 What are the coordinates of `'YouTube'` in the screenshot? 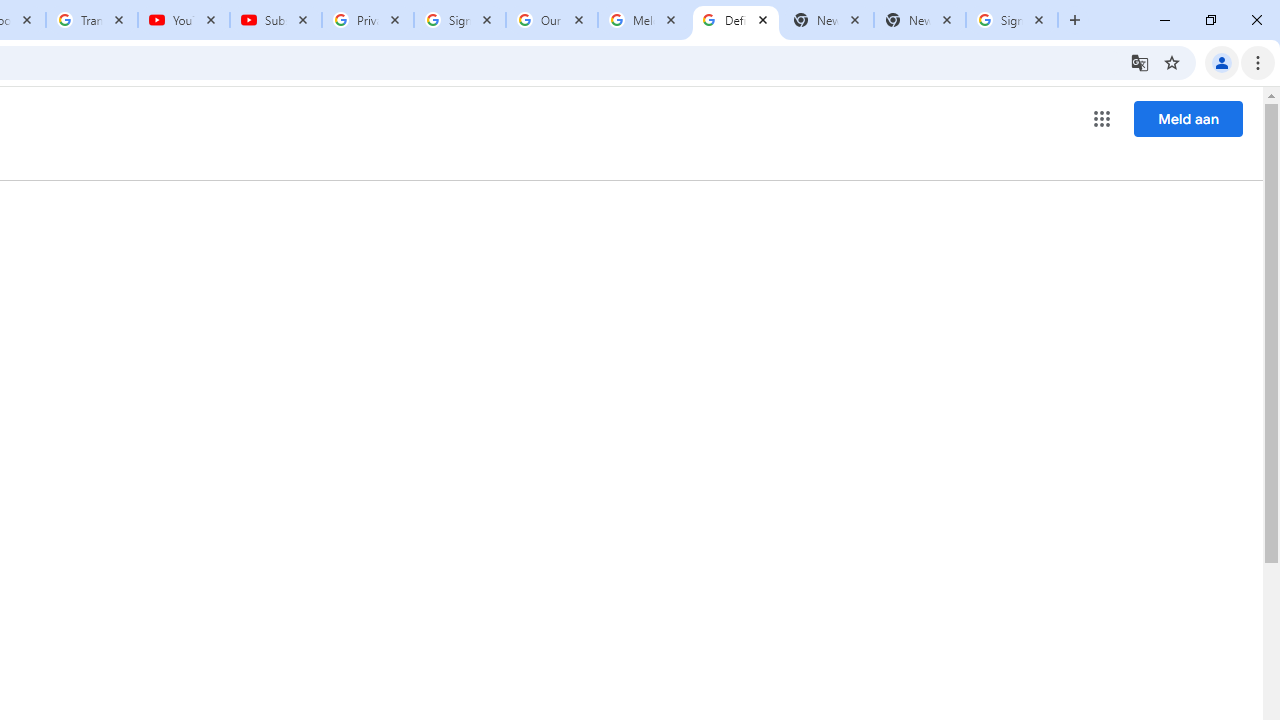 It's located at (184, 20).